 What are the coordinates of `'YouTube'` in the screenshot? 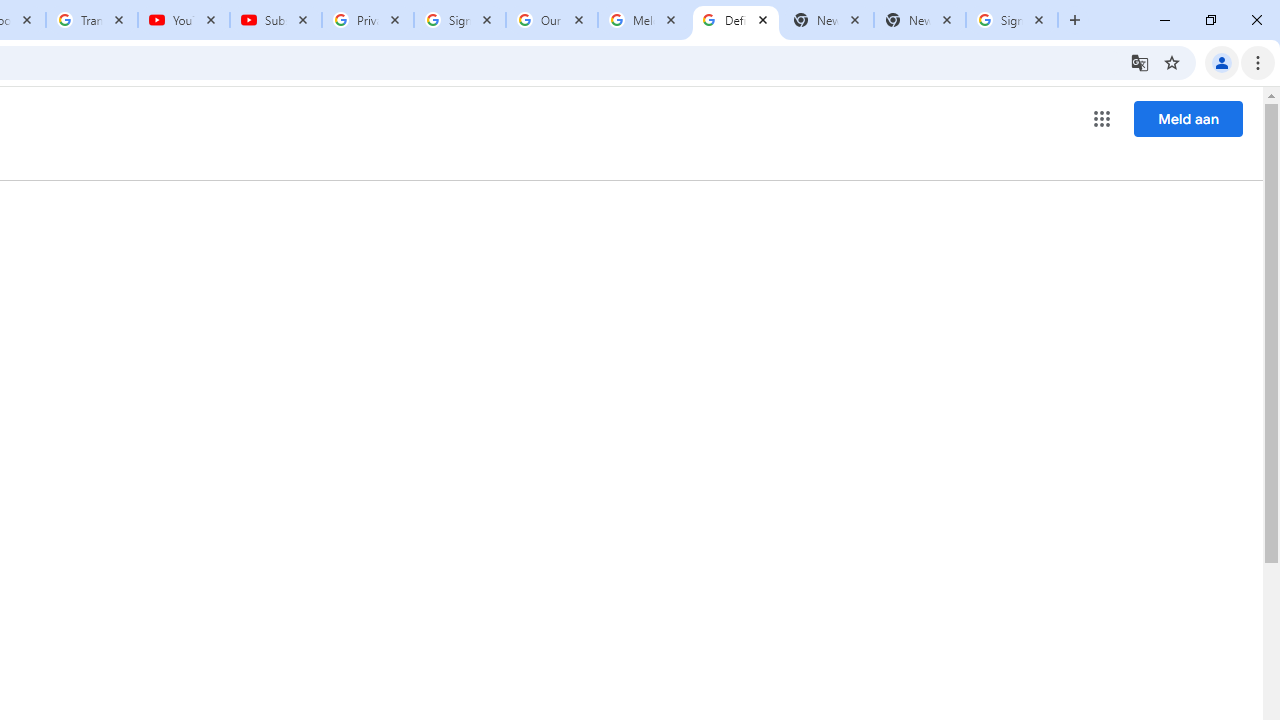 It's located at (184, 20).